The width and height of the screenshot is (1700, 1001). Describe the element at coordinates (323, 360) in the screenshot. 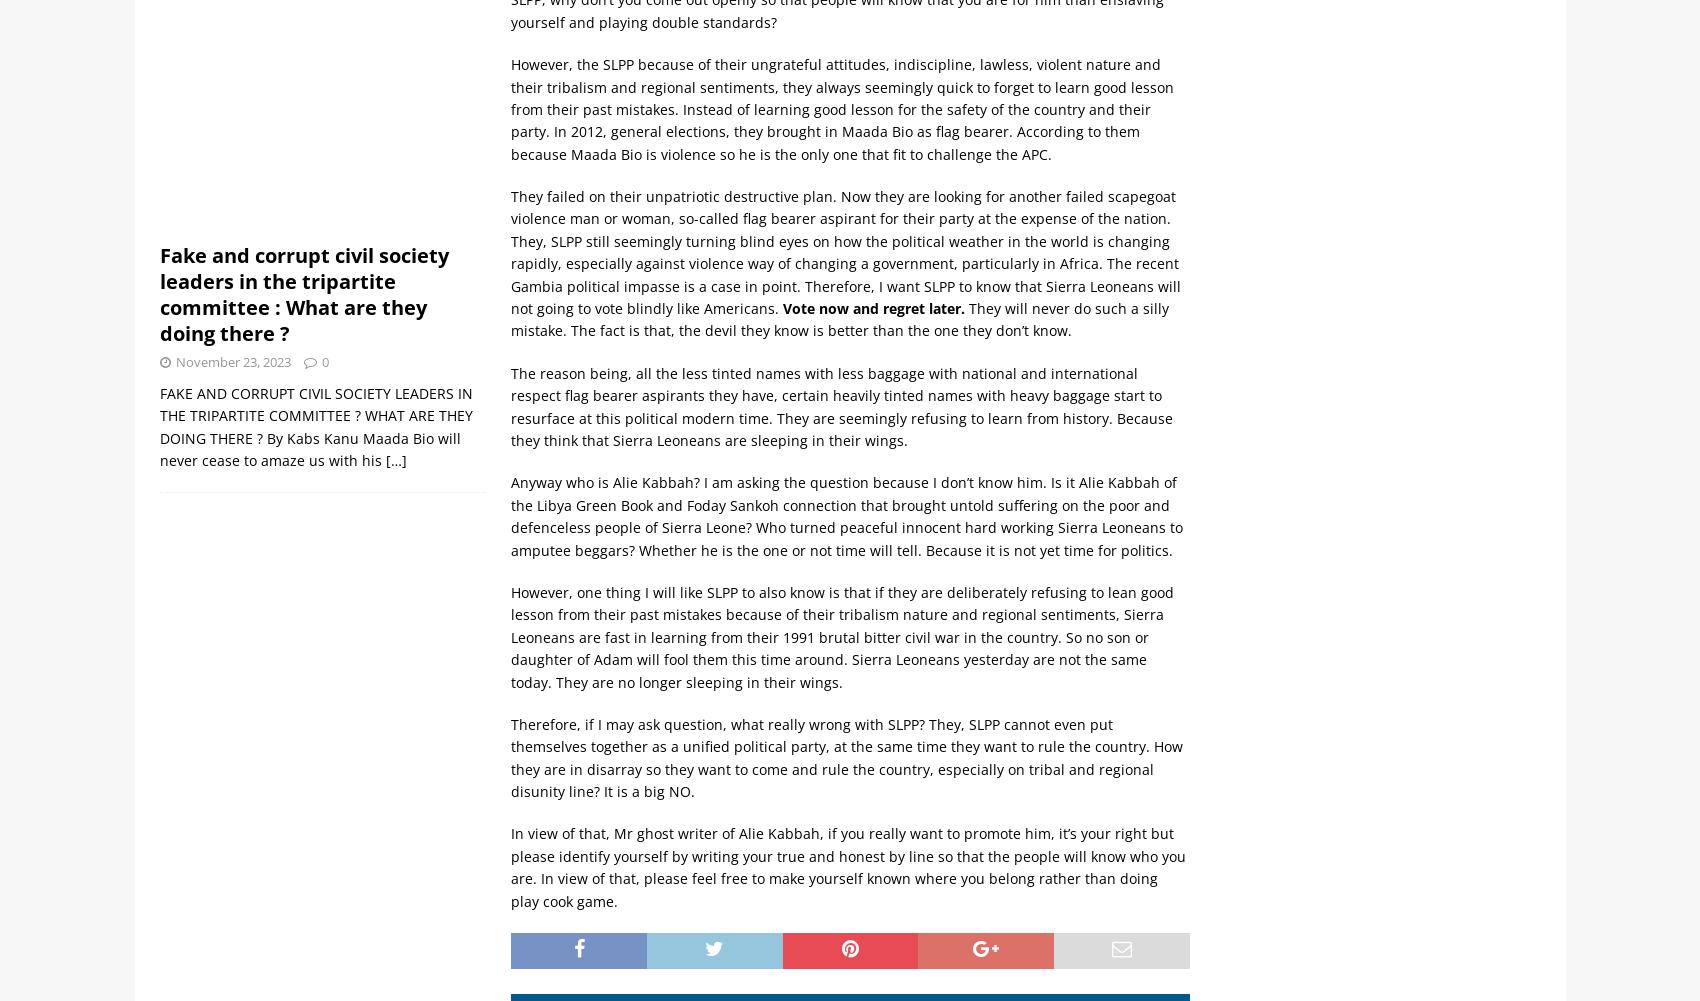

I see `'0'` at that location.